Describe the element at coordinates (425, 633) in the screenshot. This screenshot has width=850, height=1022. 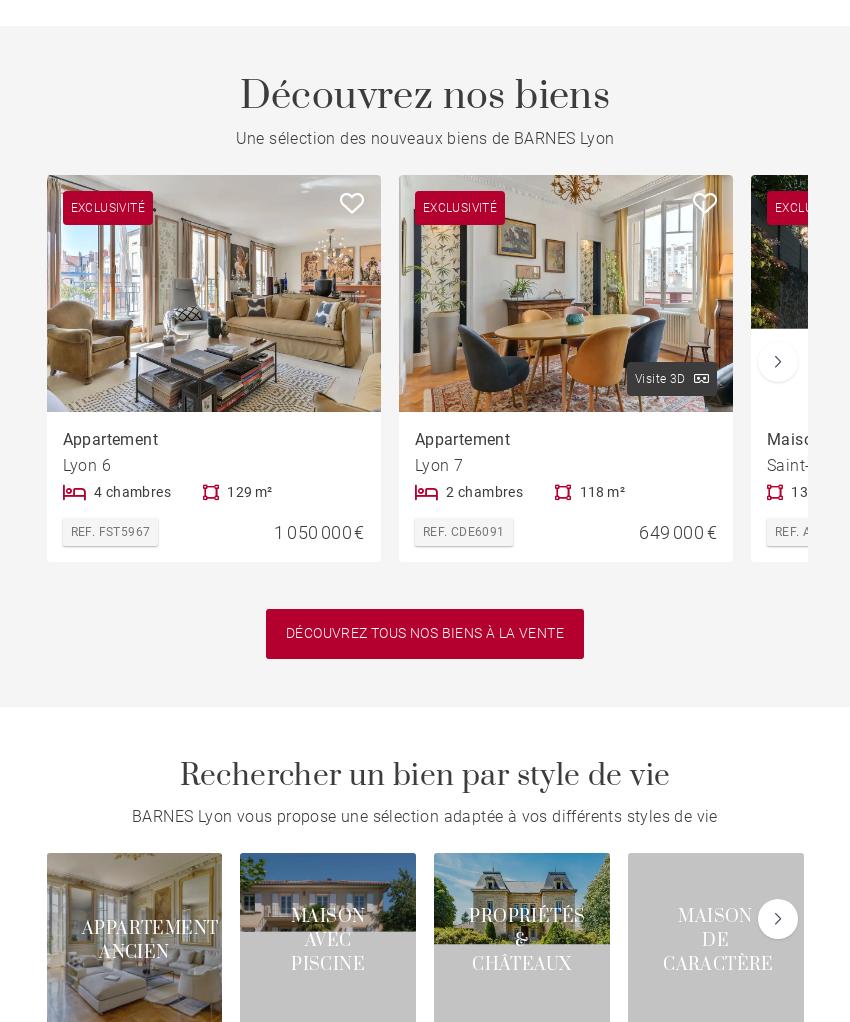
I see `'Découvrez tous nos biens à la vente'` at that location.